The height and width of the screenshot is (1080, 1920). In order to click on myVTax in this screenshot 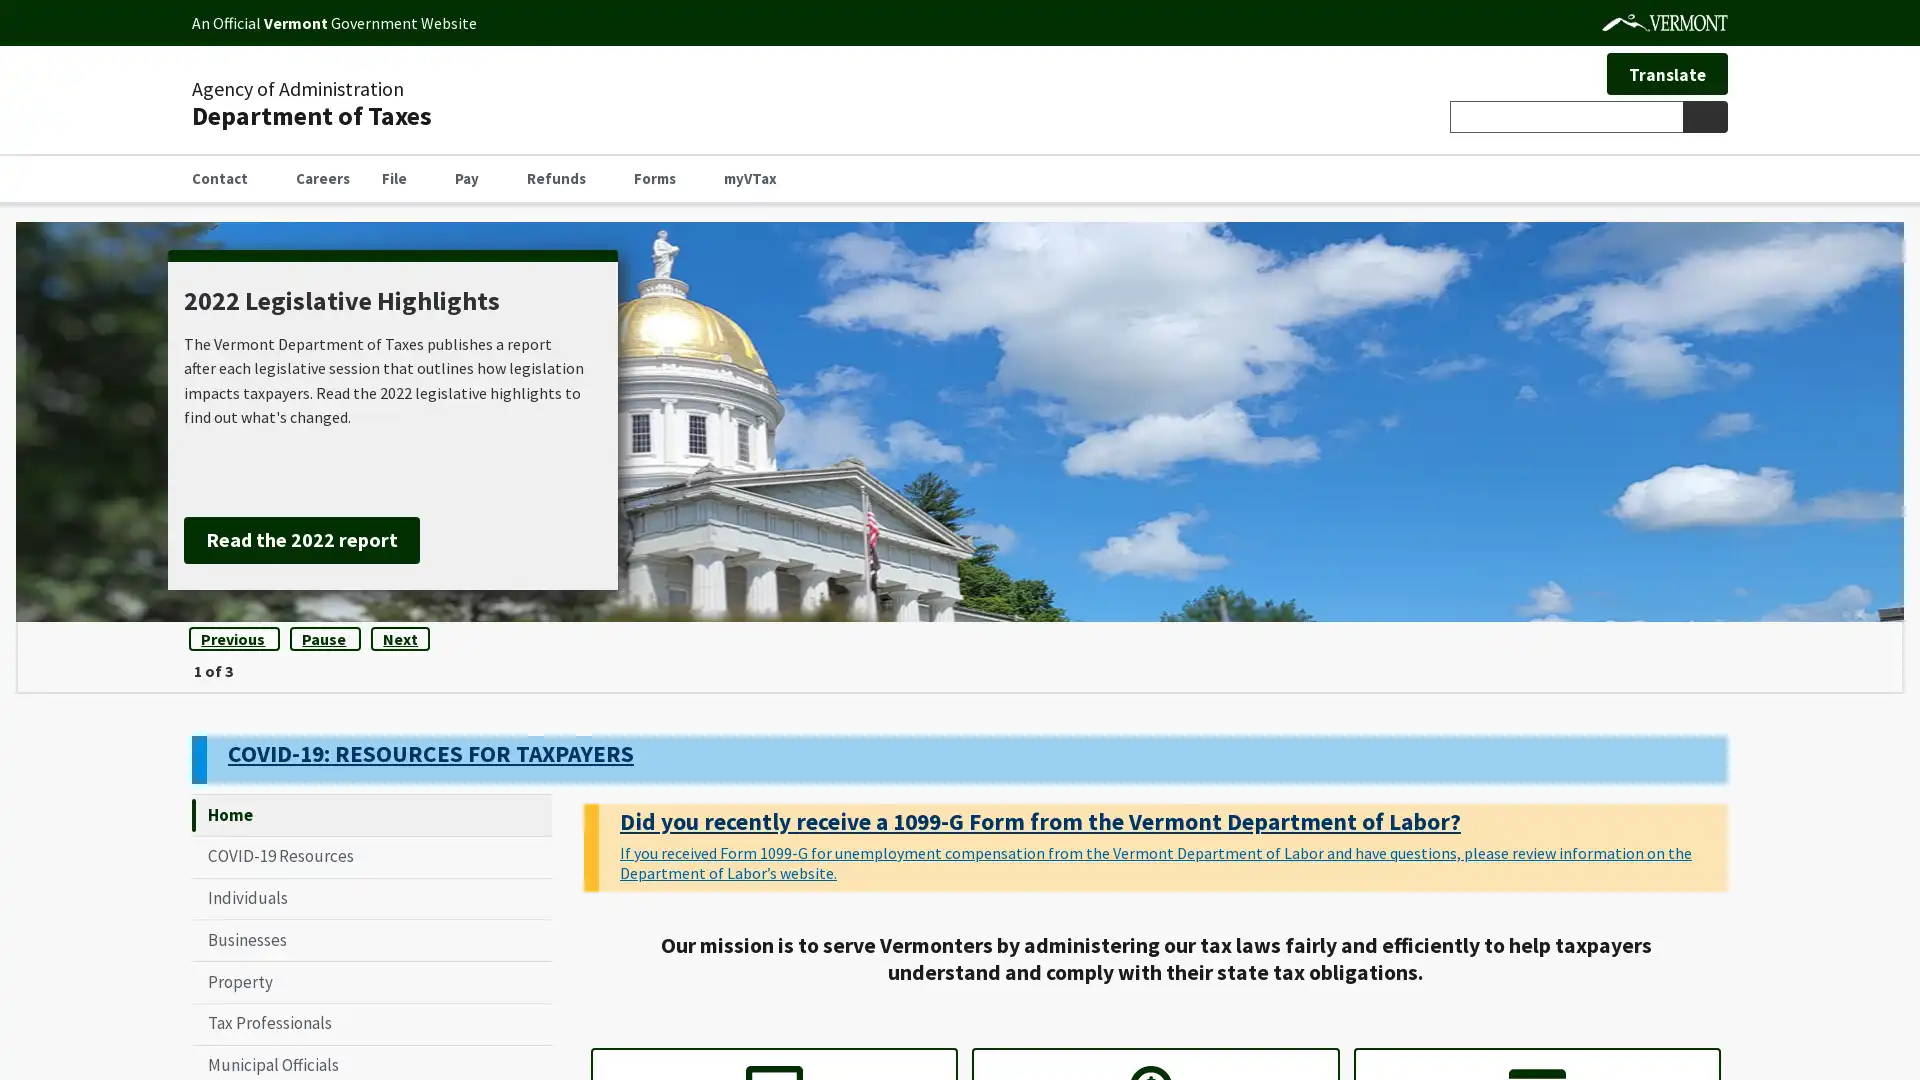, I will do `click(757, 176)`.